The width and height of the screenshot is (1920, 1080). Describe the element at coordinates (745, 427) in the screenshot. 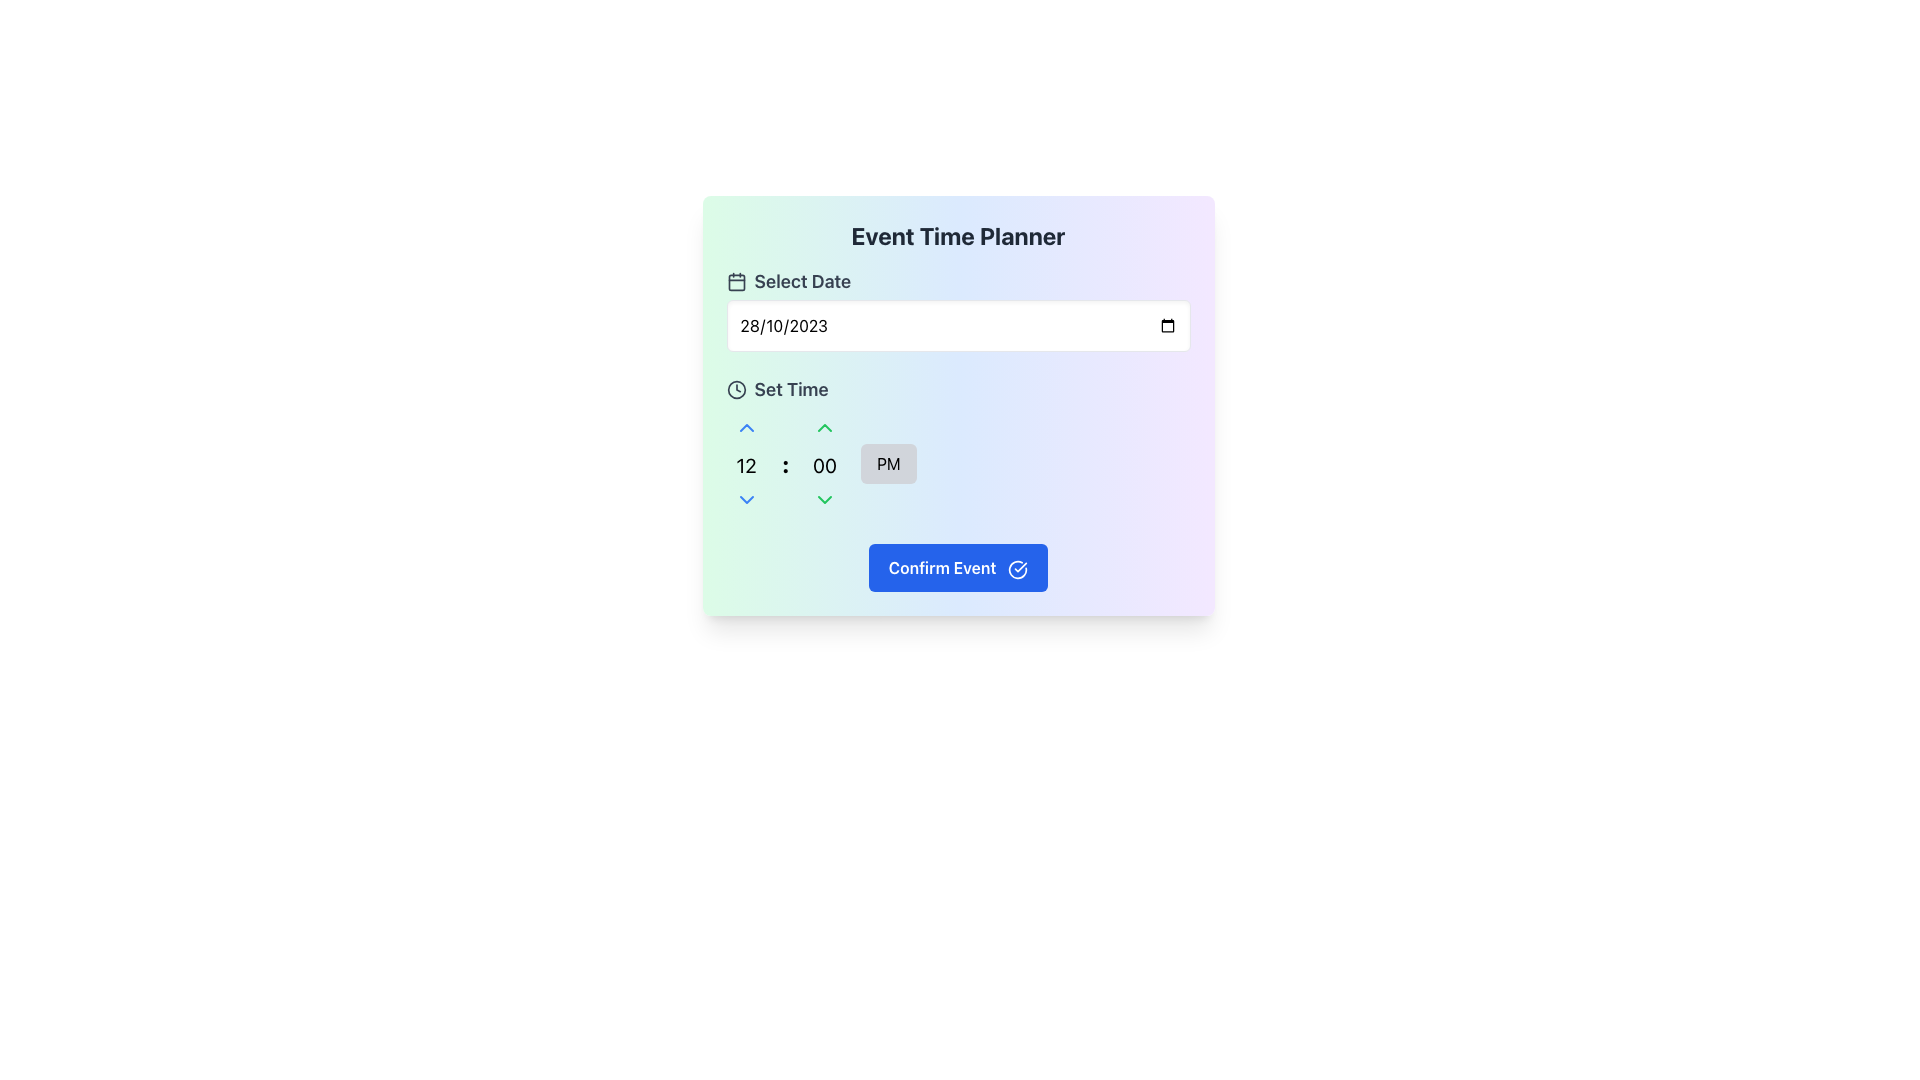

I see `the upward chevron button located in the top-left section of the time-setting interface to increment the hour value` at that location.